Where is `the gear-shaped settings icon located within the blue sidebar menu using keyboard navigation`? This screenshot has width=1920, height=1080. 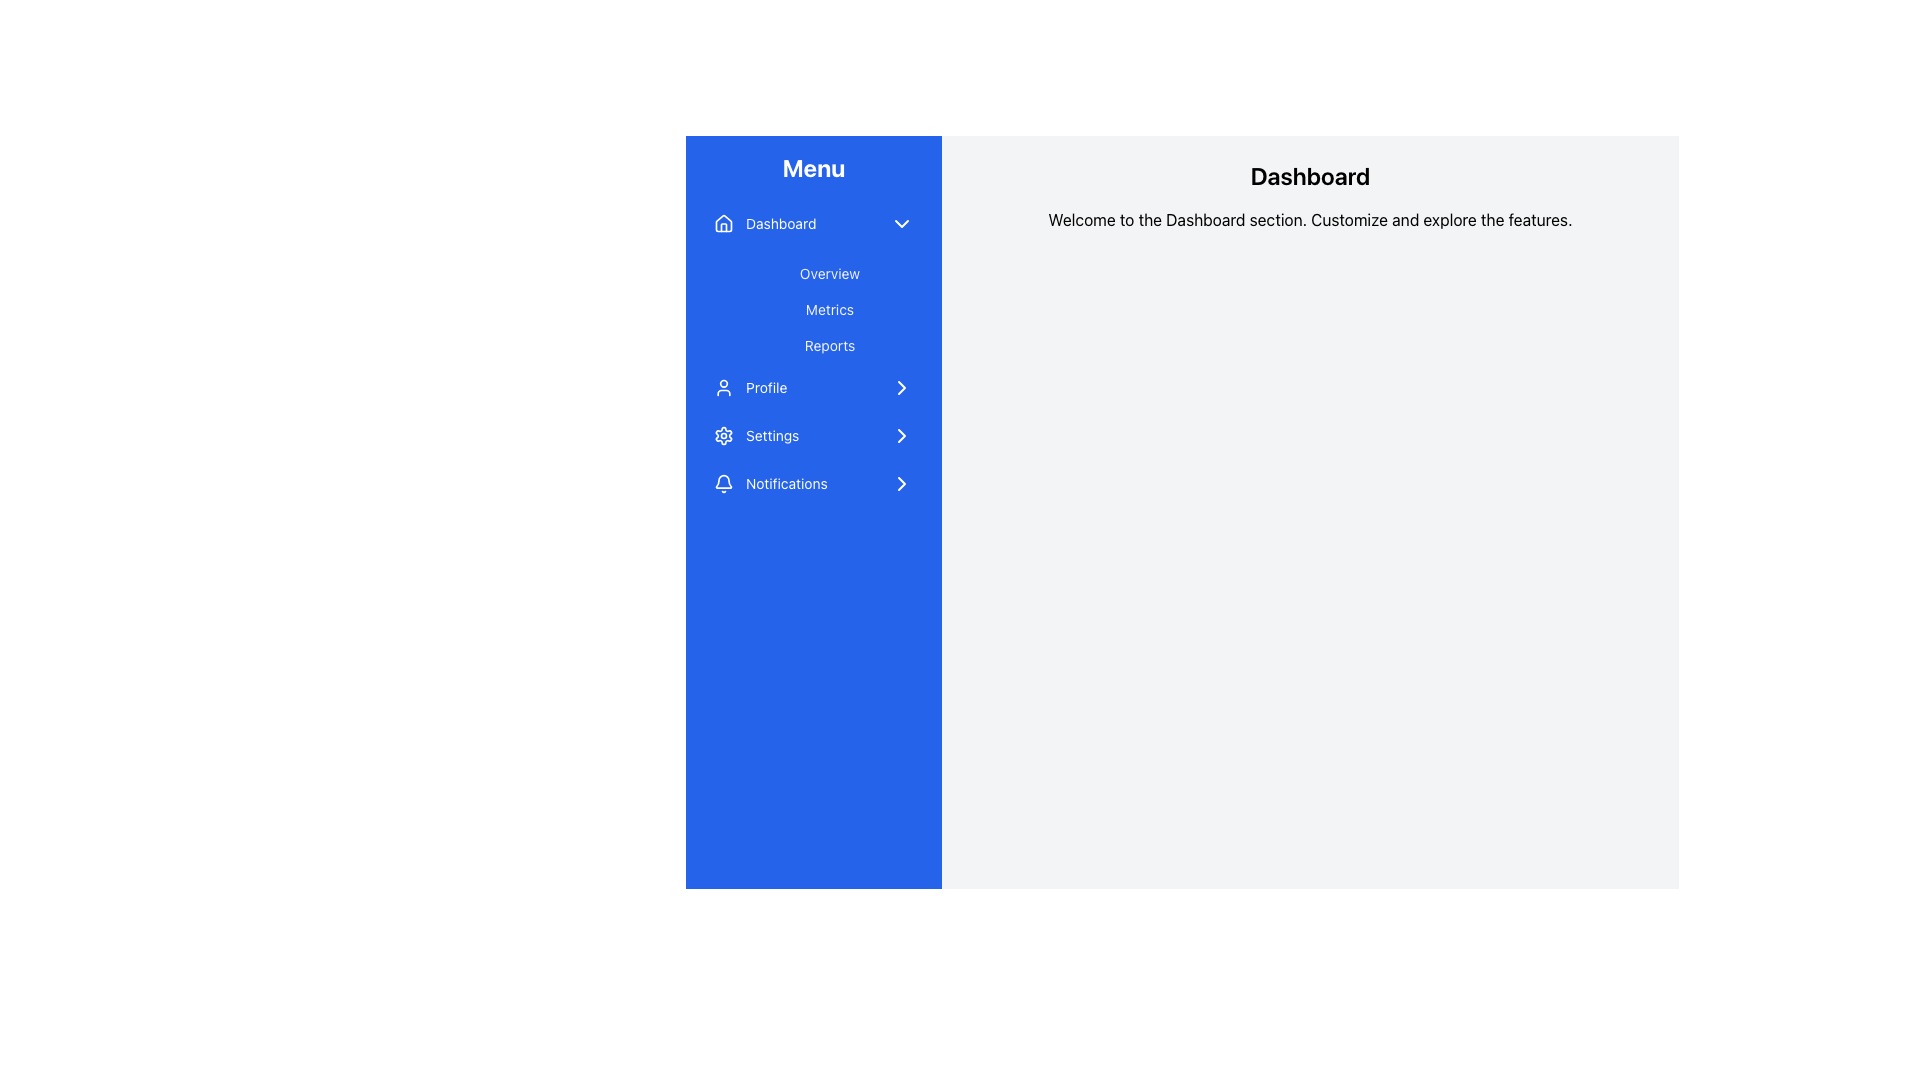 the gear-shaped settings icon located within the blue sidebar menu using keyboard navigation is located at coordinates (723, 434).